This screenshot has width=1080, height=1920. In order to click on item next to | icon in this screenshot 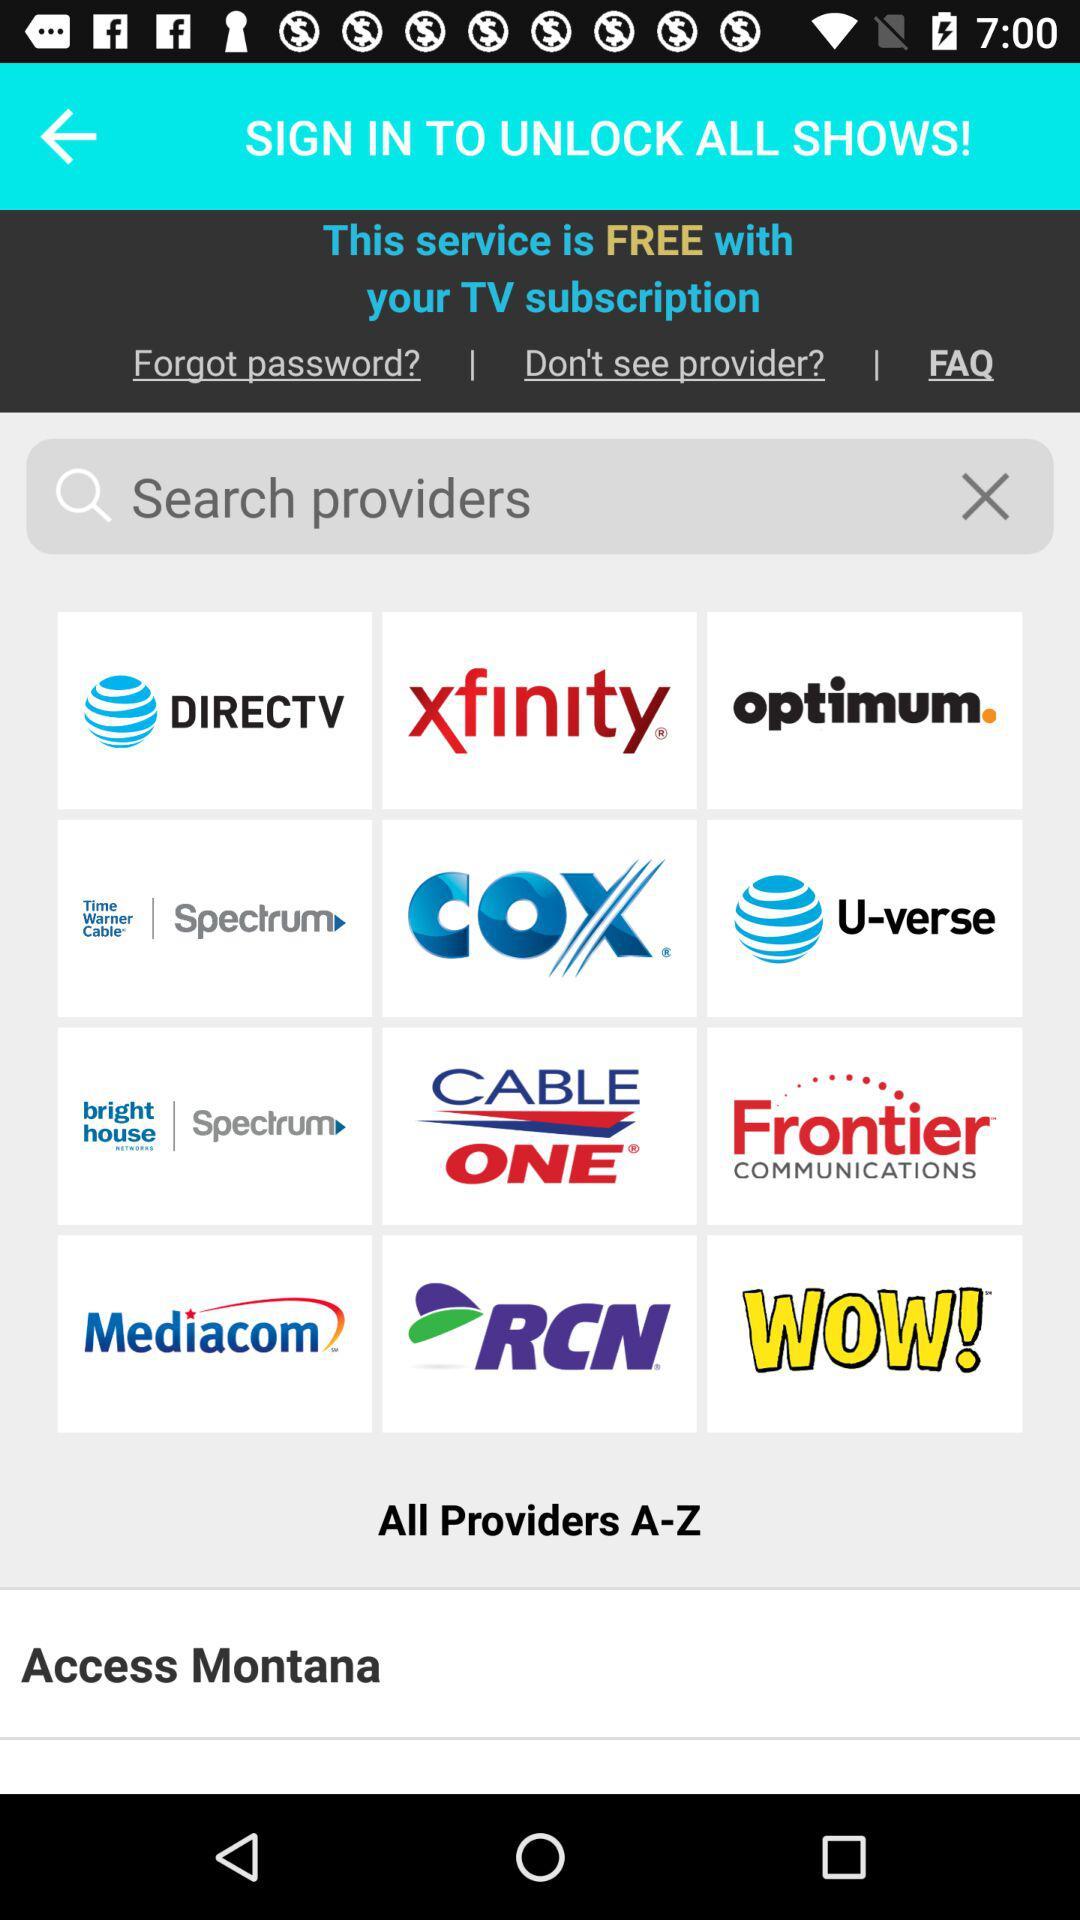, I will do `click(252, 361)`.